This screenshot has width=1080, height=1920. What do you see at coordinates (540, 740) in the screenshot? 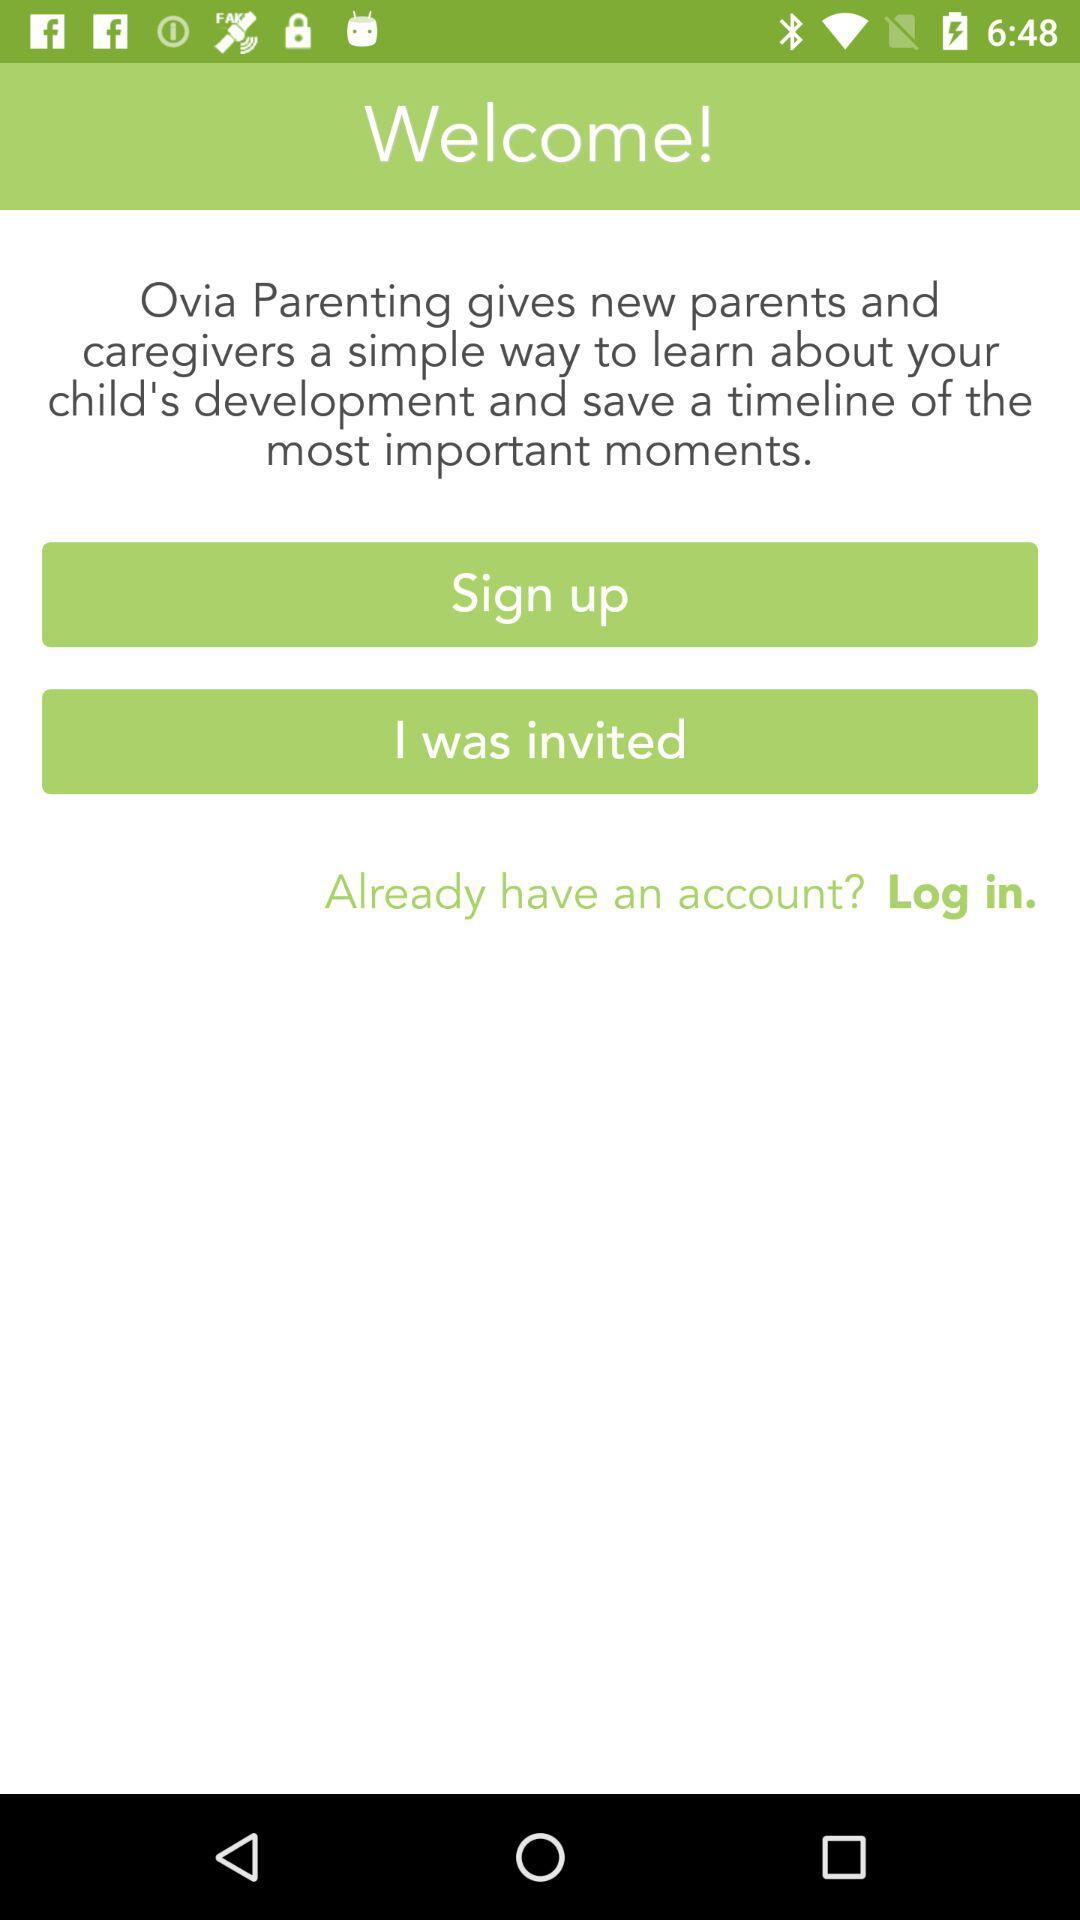
I see `i was invited icon` at bounding box center [540, 740].